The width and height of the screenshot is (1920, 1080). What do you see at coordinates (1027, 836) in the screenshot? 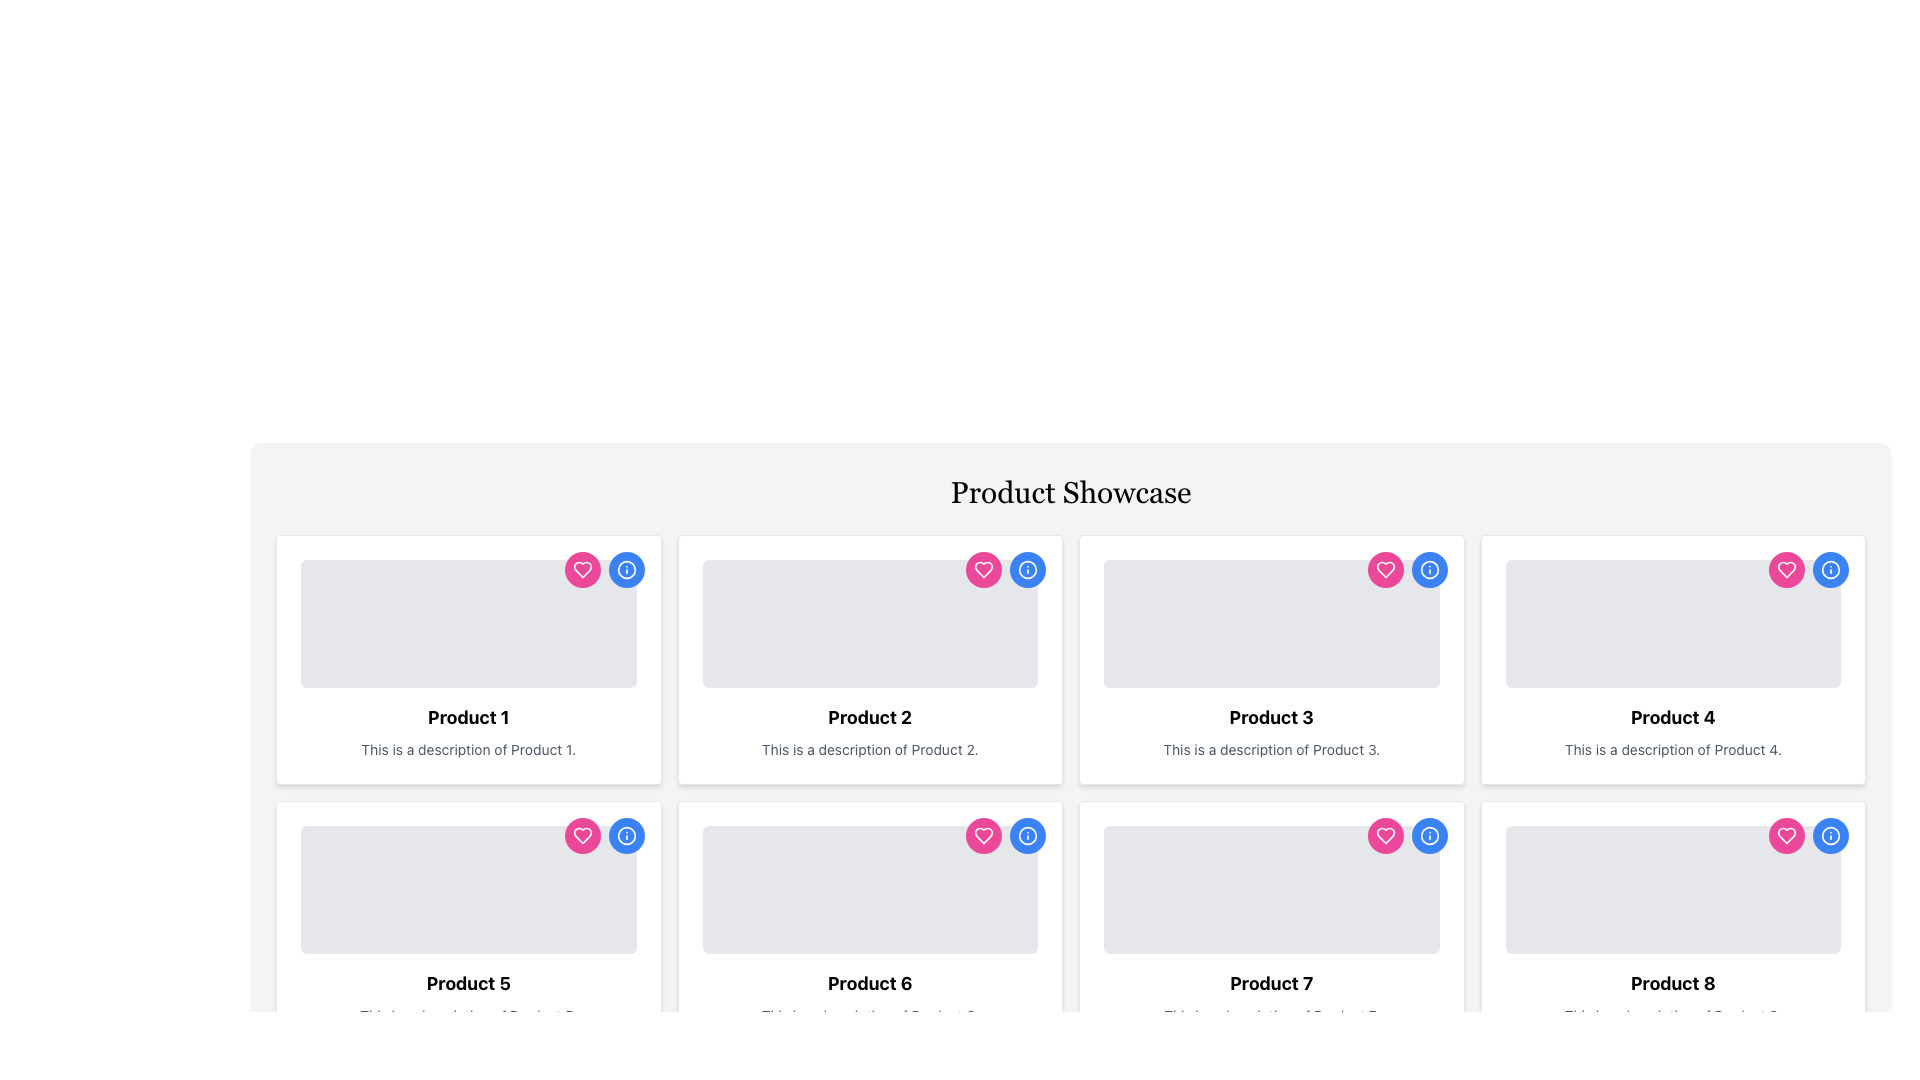
I see `the circular blue button with a white border and information icon located at the top-right corner of the fourth product item in the second row of the product grid` at bounding box center [1027, 836].